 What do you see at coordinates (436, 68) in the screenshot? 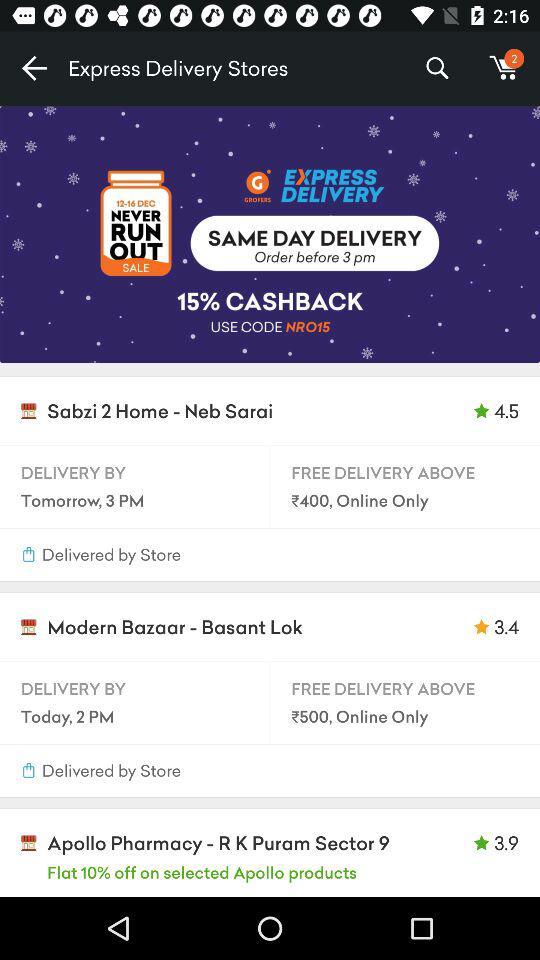
I see `the item next to the m` at bounding box center [436, 68].